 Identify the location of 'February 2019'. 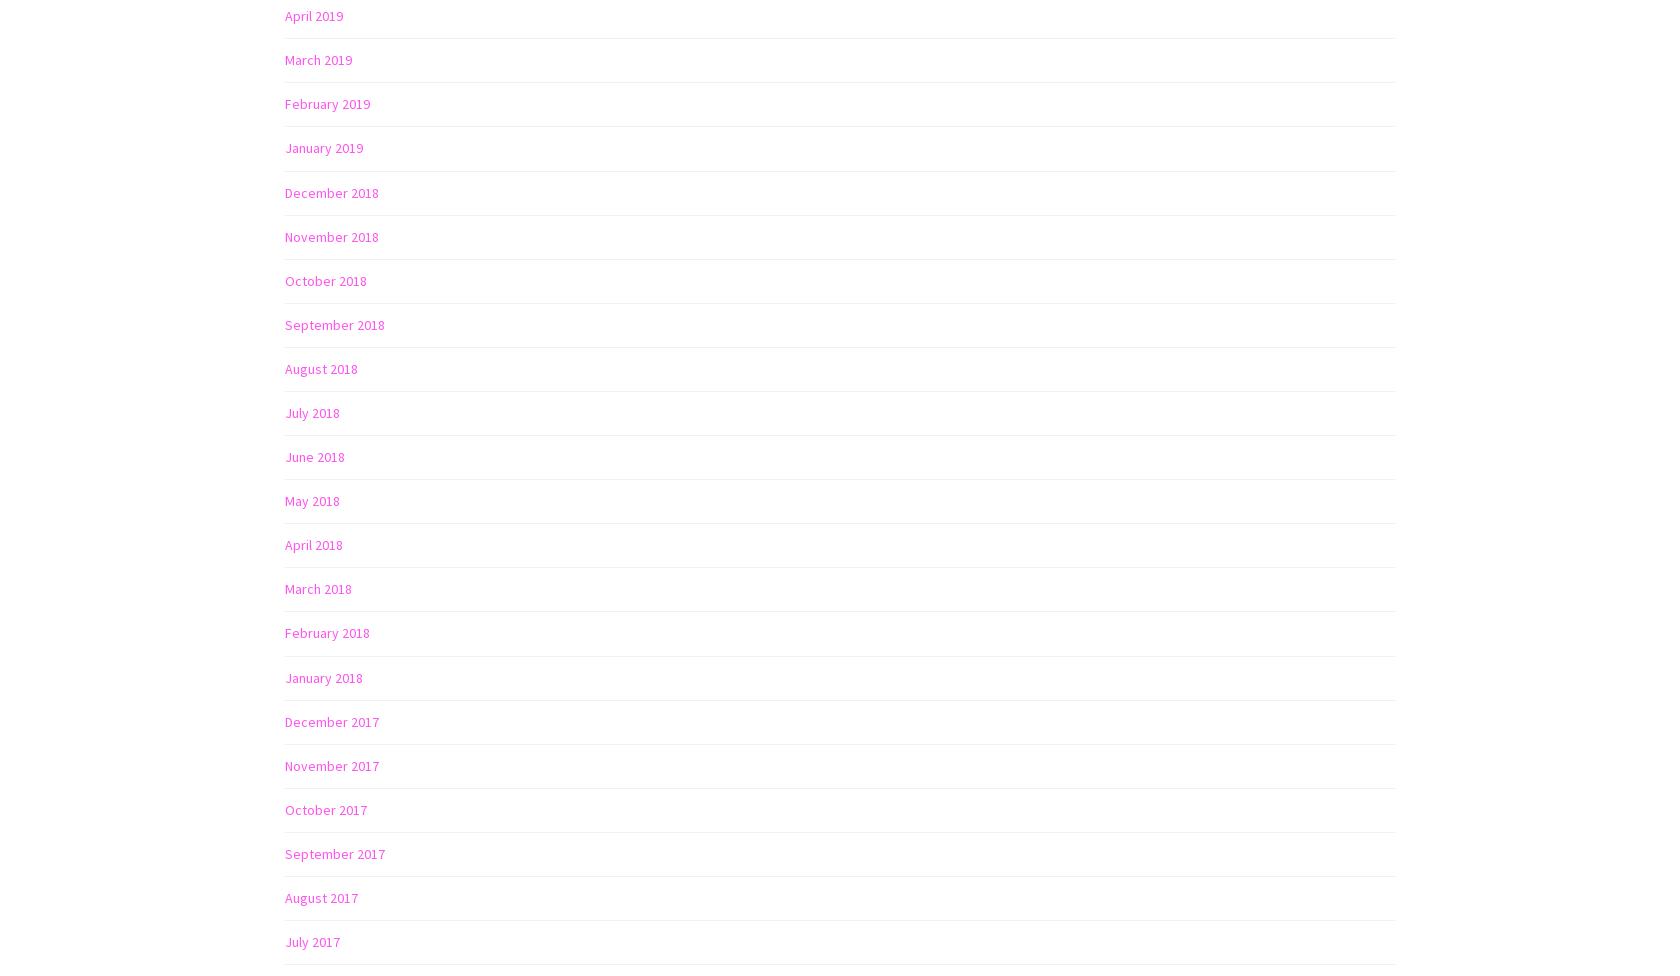
(327, 104).